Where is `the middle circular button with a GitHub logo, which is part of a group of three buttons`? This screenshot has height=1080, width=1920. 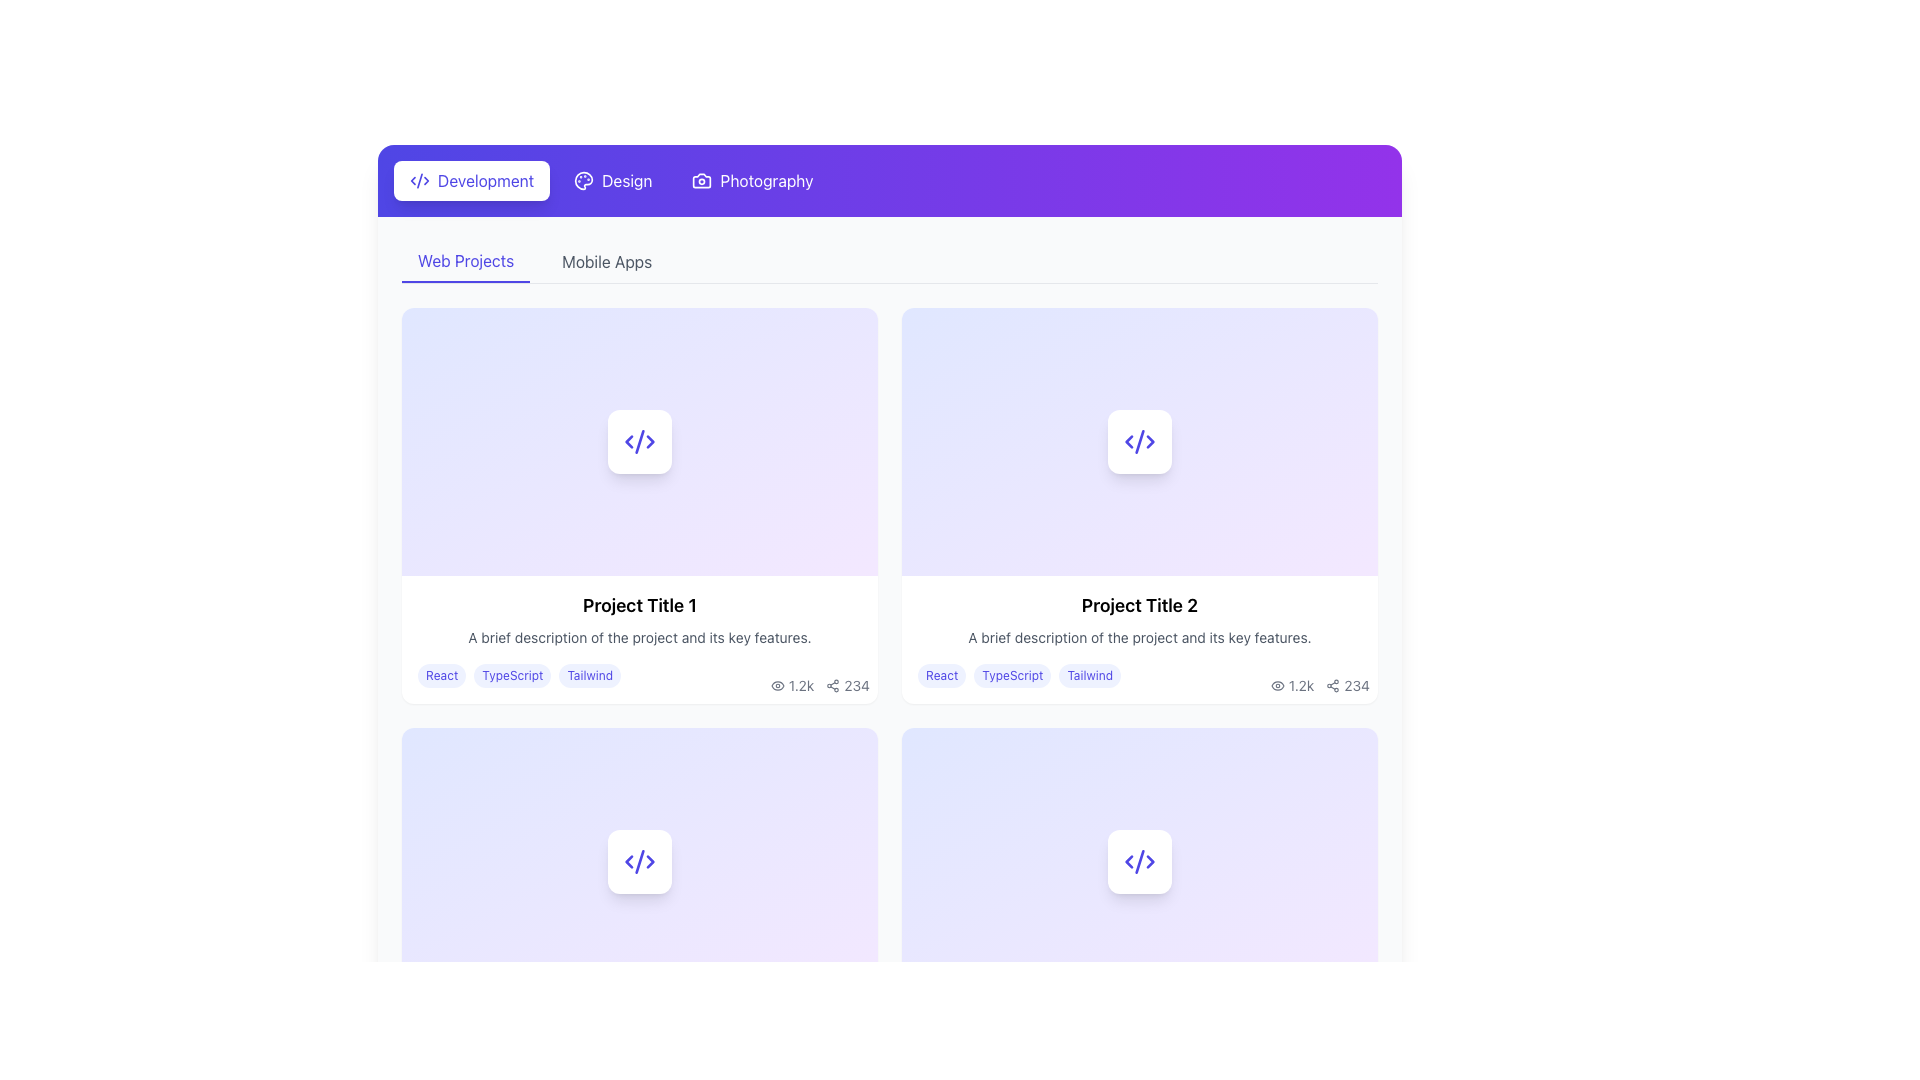
the middle circular button with a GitHub logo, which is part of a group of three buttons is located at coordinates (1314, 330).